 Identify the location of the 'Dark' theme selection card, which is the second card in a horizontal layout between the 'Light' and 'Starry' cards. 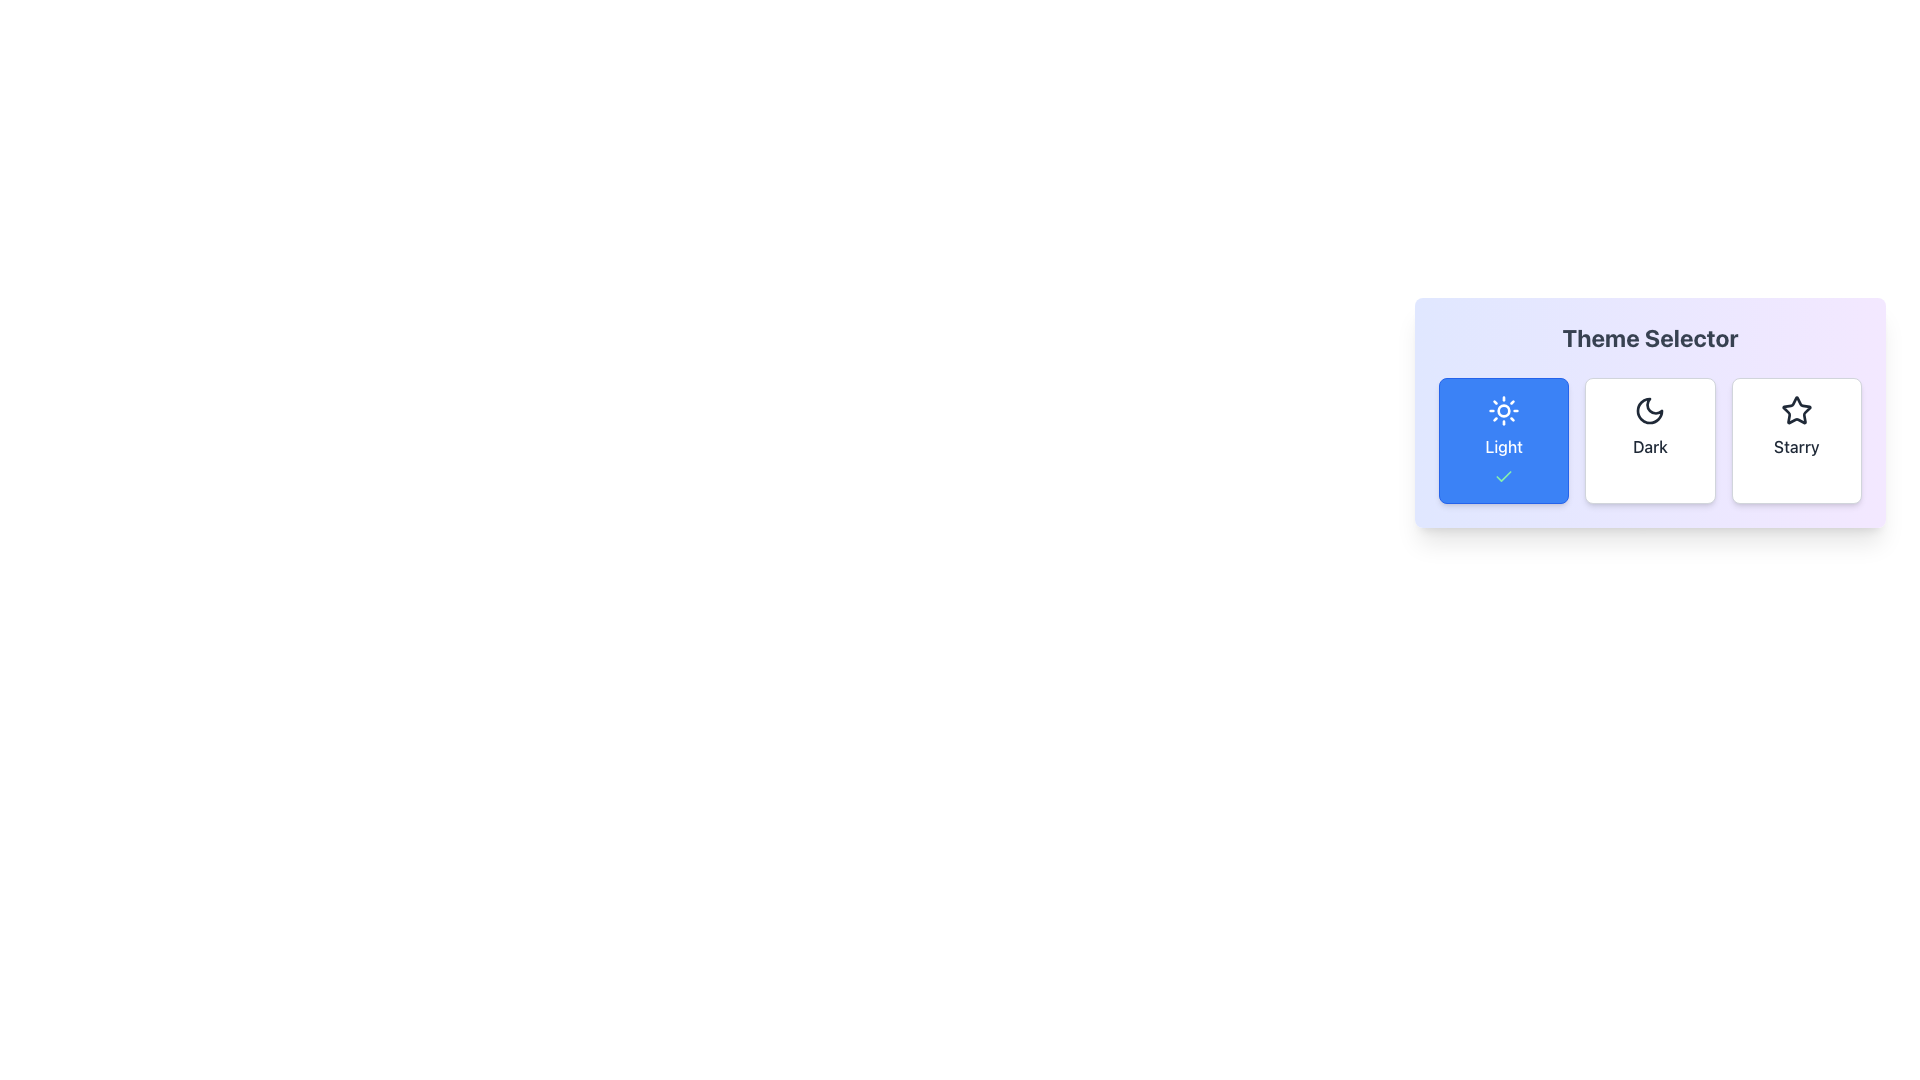
(1650, 439).